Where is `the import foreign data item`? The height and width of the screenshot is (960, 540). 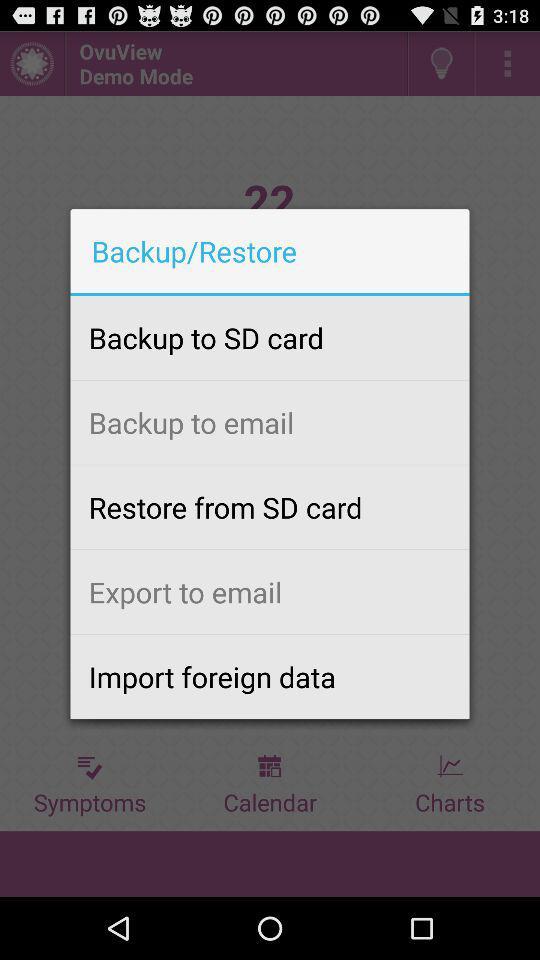 the import foreign data item is located at coordinates (270, 676).